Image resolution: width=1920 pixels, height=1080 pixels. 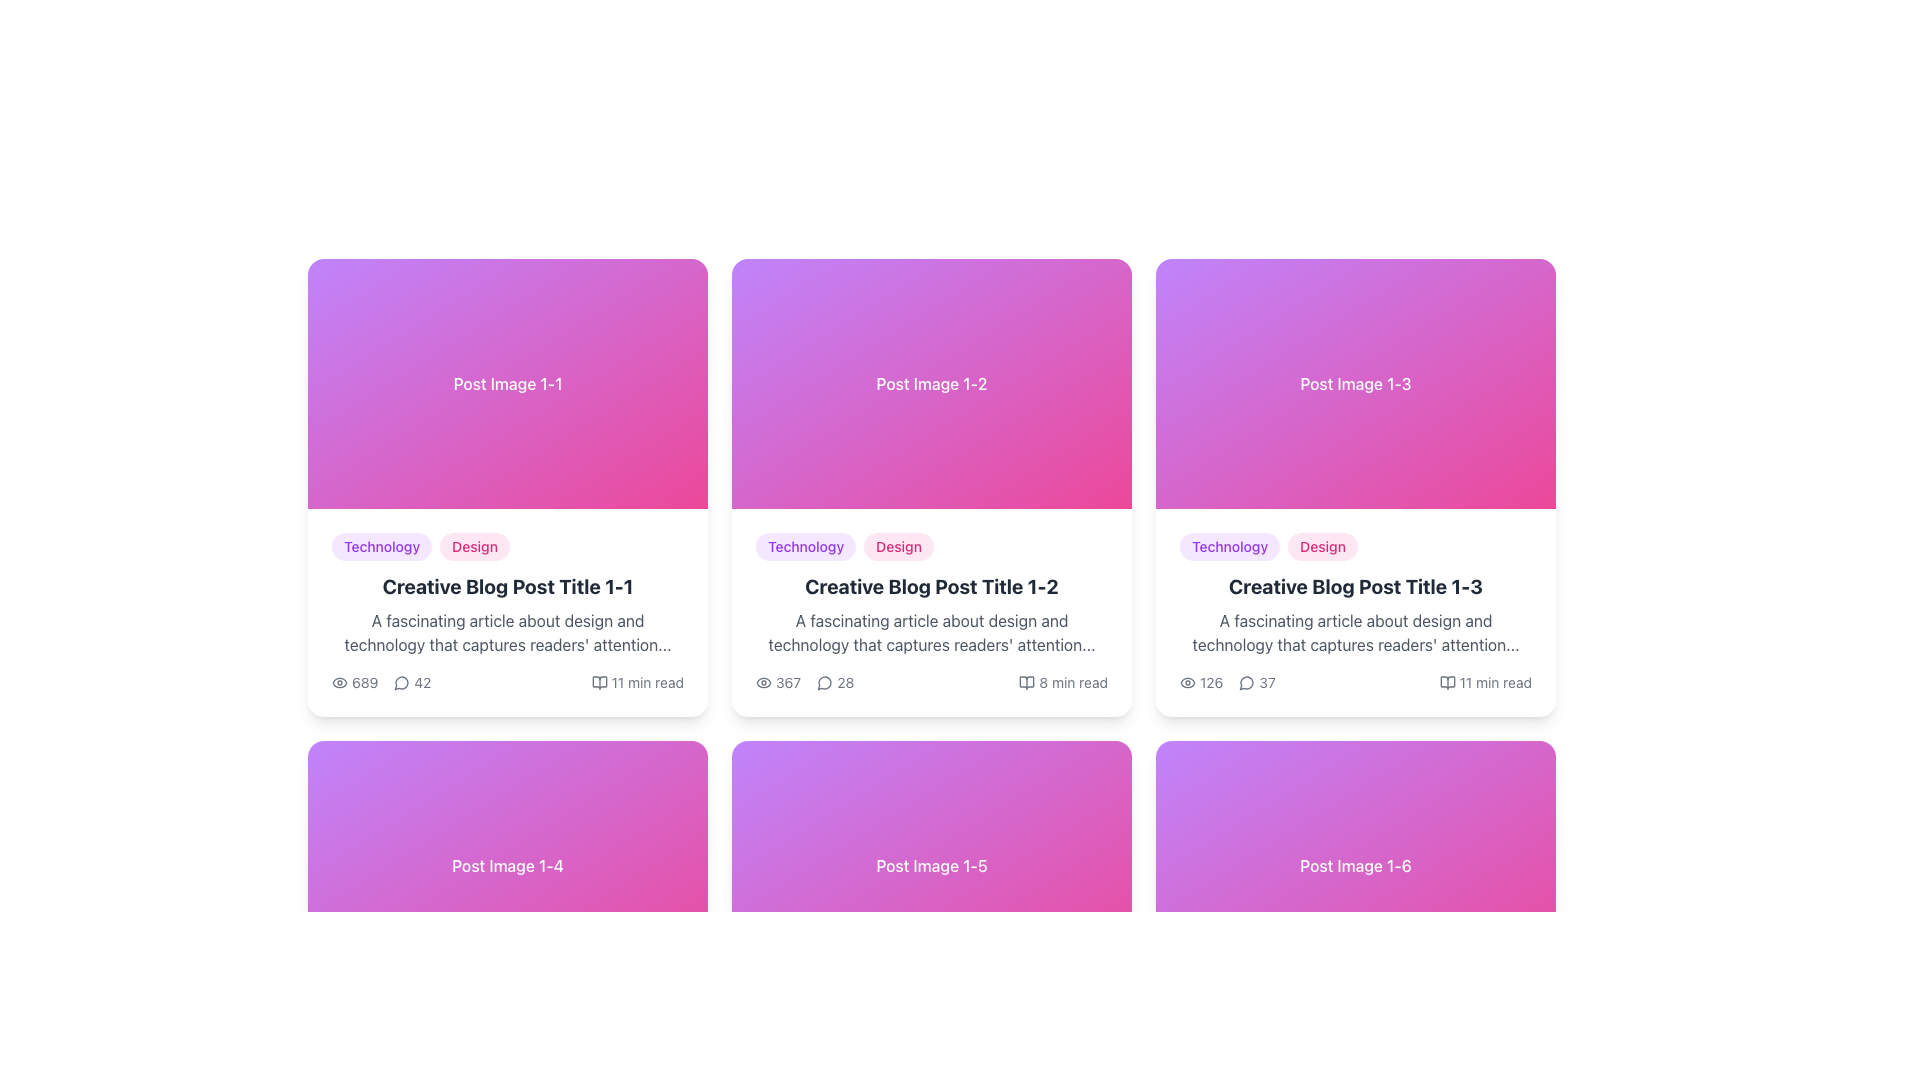 What do you see at coordinates (340, 681) in the screenshot?
I see `the eye-shaped SVG icon located in the footer section of the first card on the top row, positioned to the left of the numeric label '689'` at bounding box center [340, 681].